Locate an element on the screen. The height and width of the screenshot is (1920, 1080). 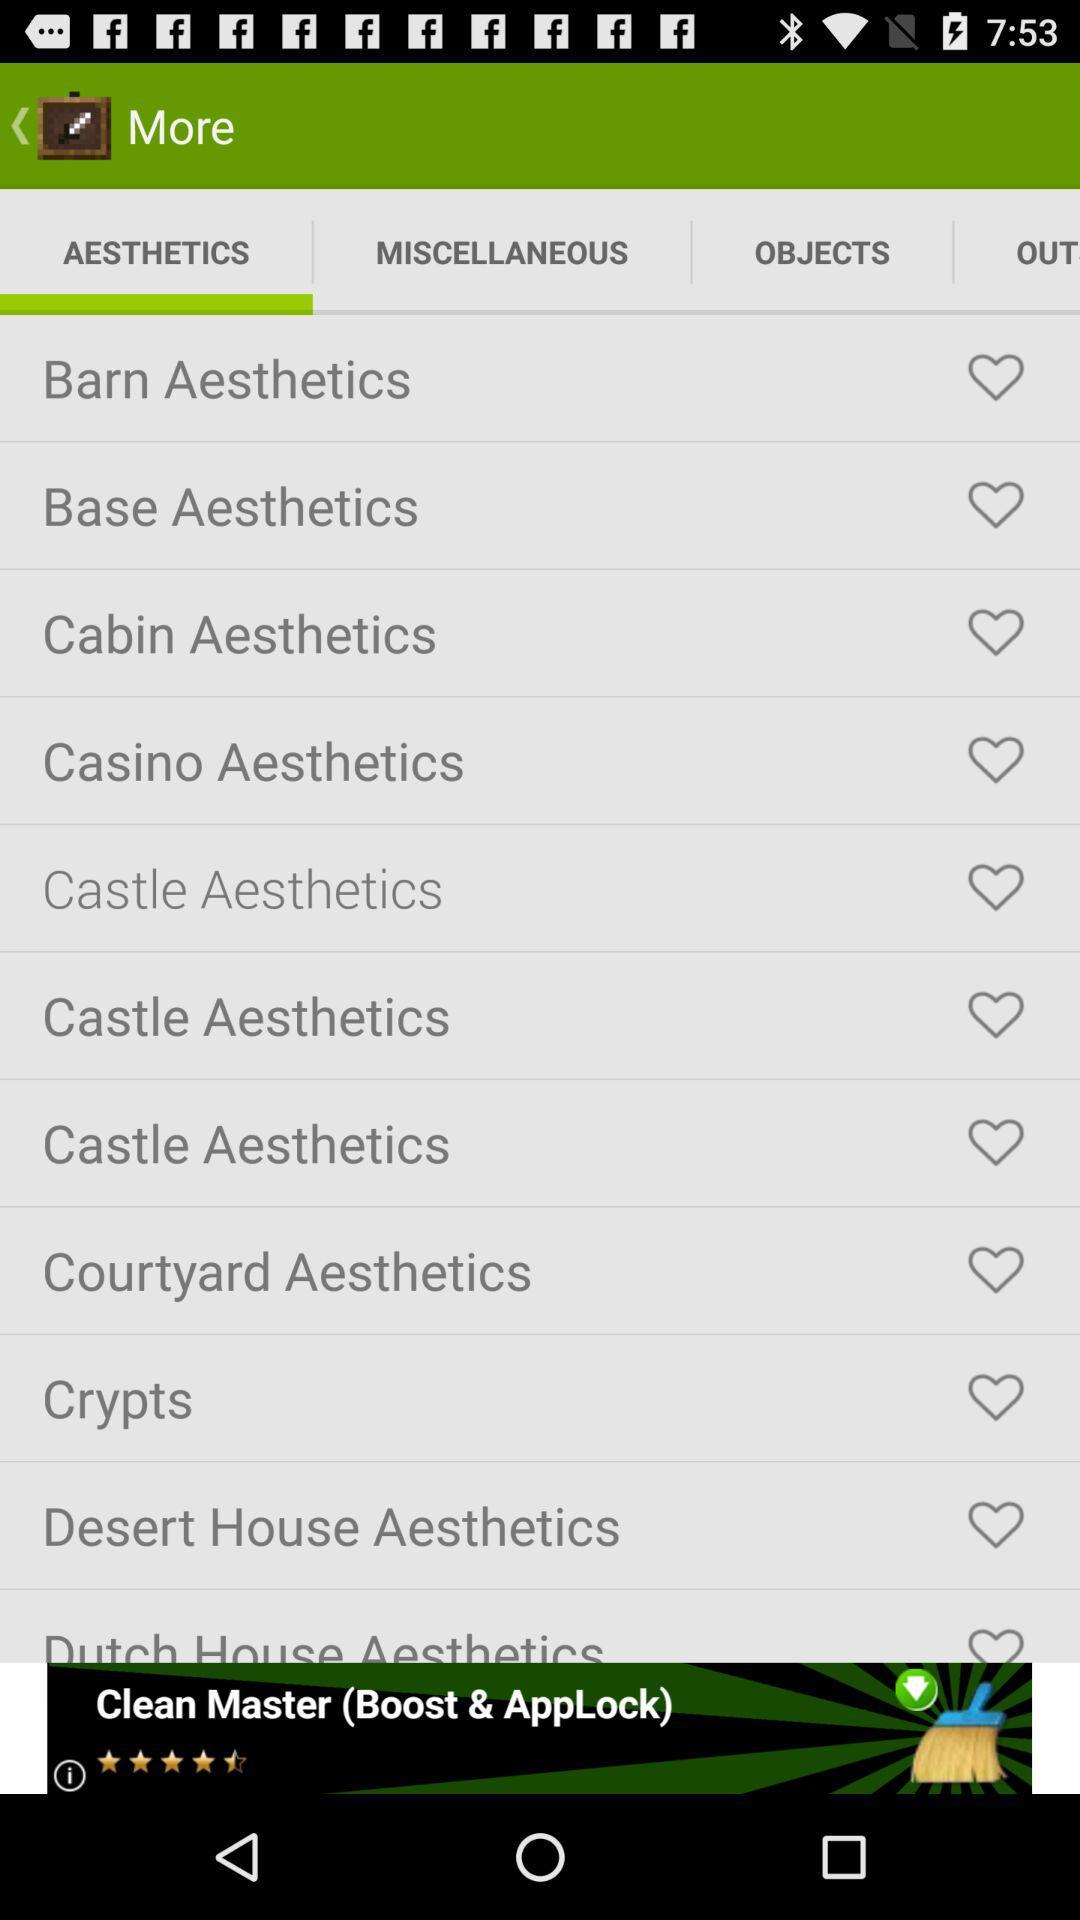
selct the button is located at coordinates (995, 759).